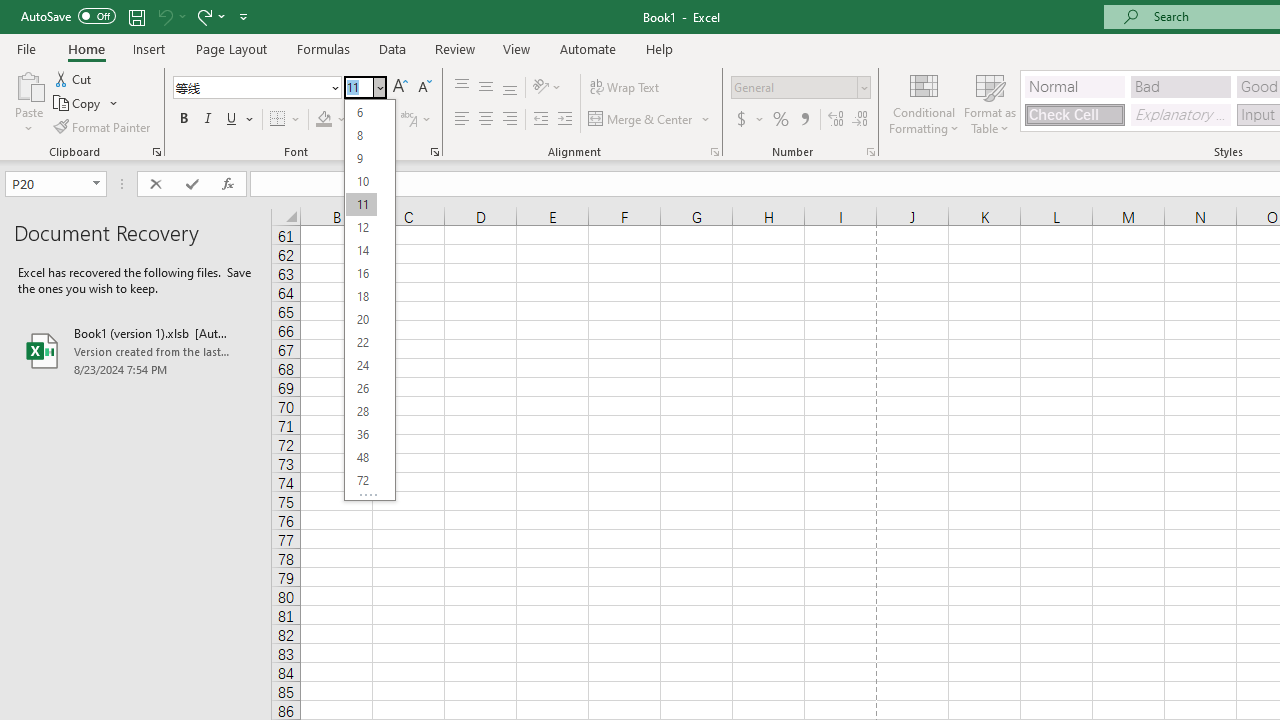 This screenshot has width=1280, height=720. I want to click on 'Save', so click(135, 16).